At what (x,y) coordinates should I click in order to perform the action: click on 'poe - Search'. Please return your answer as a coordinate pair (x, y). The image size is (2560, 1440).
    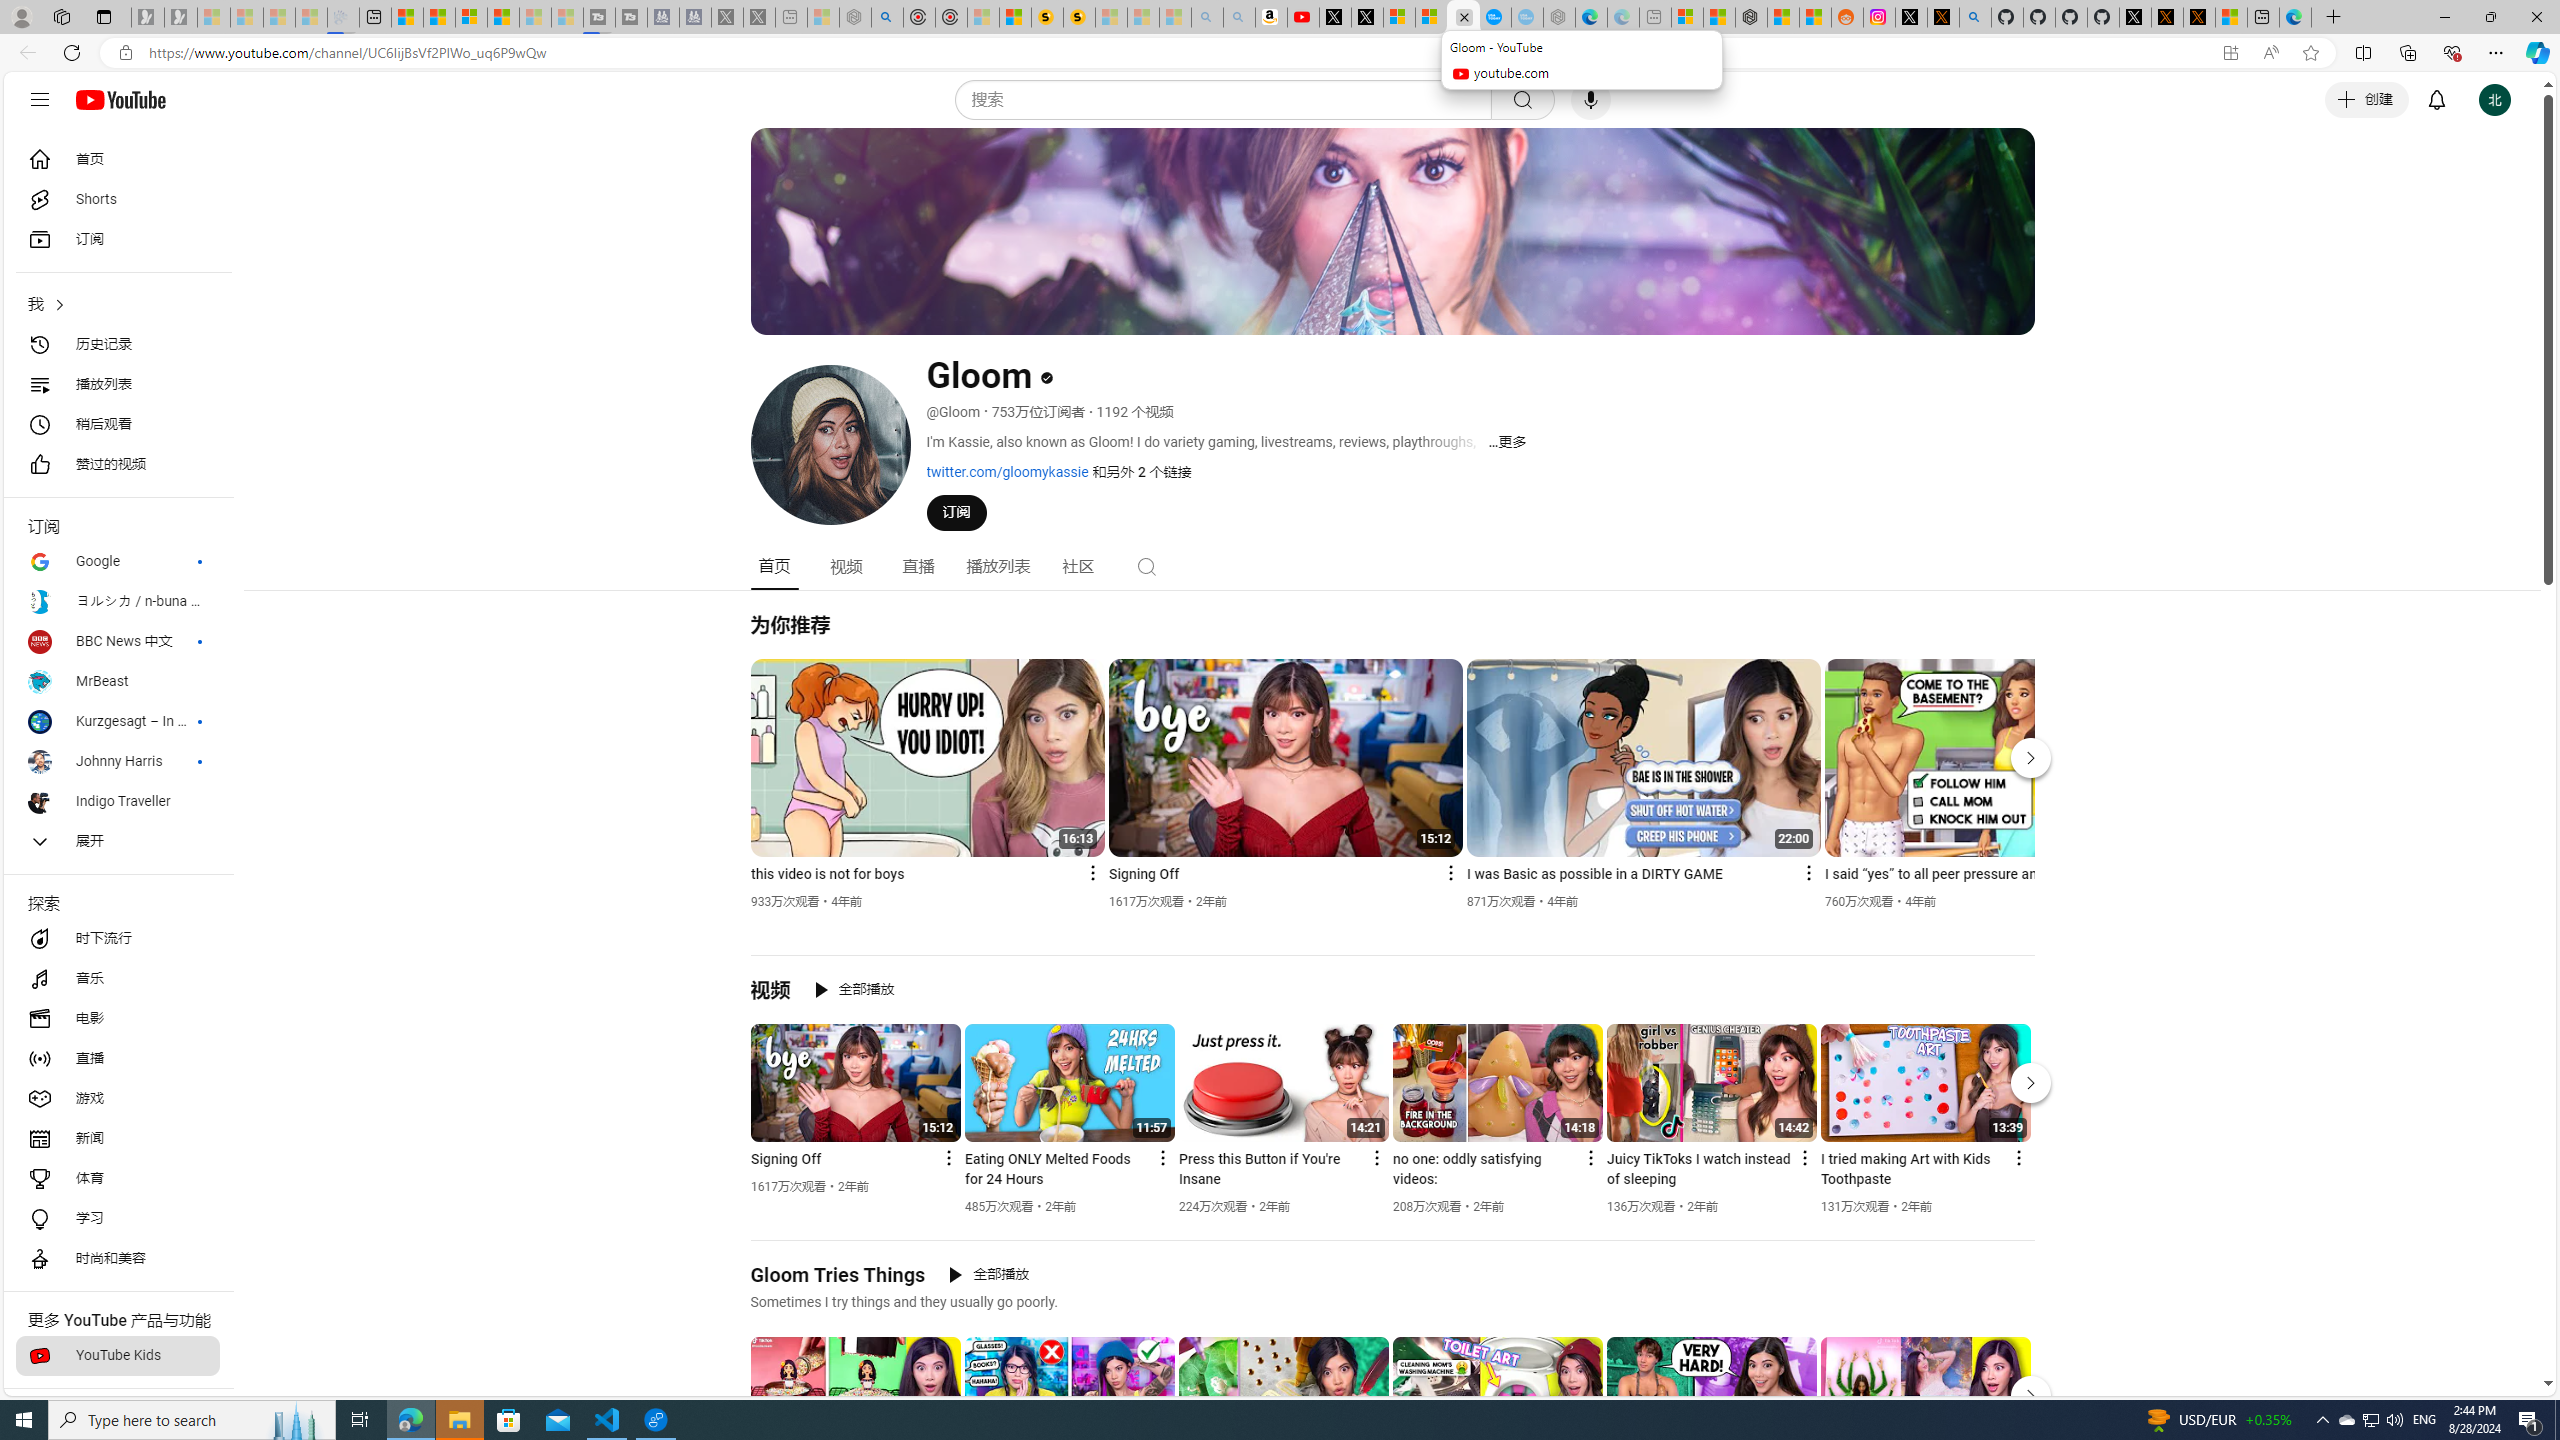
    Looking at the image, I should click on (886, 16).